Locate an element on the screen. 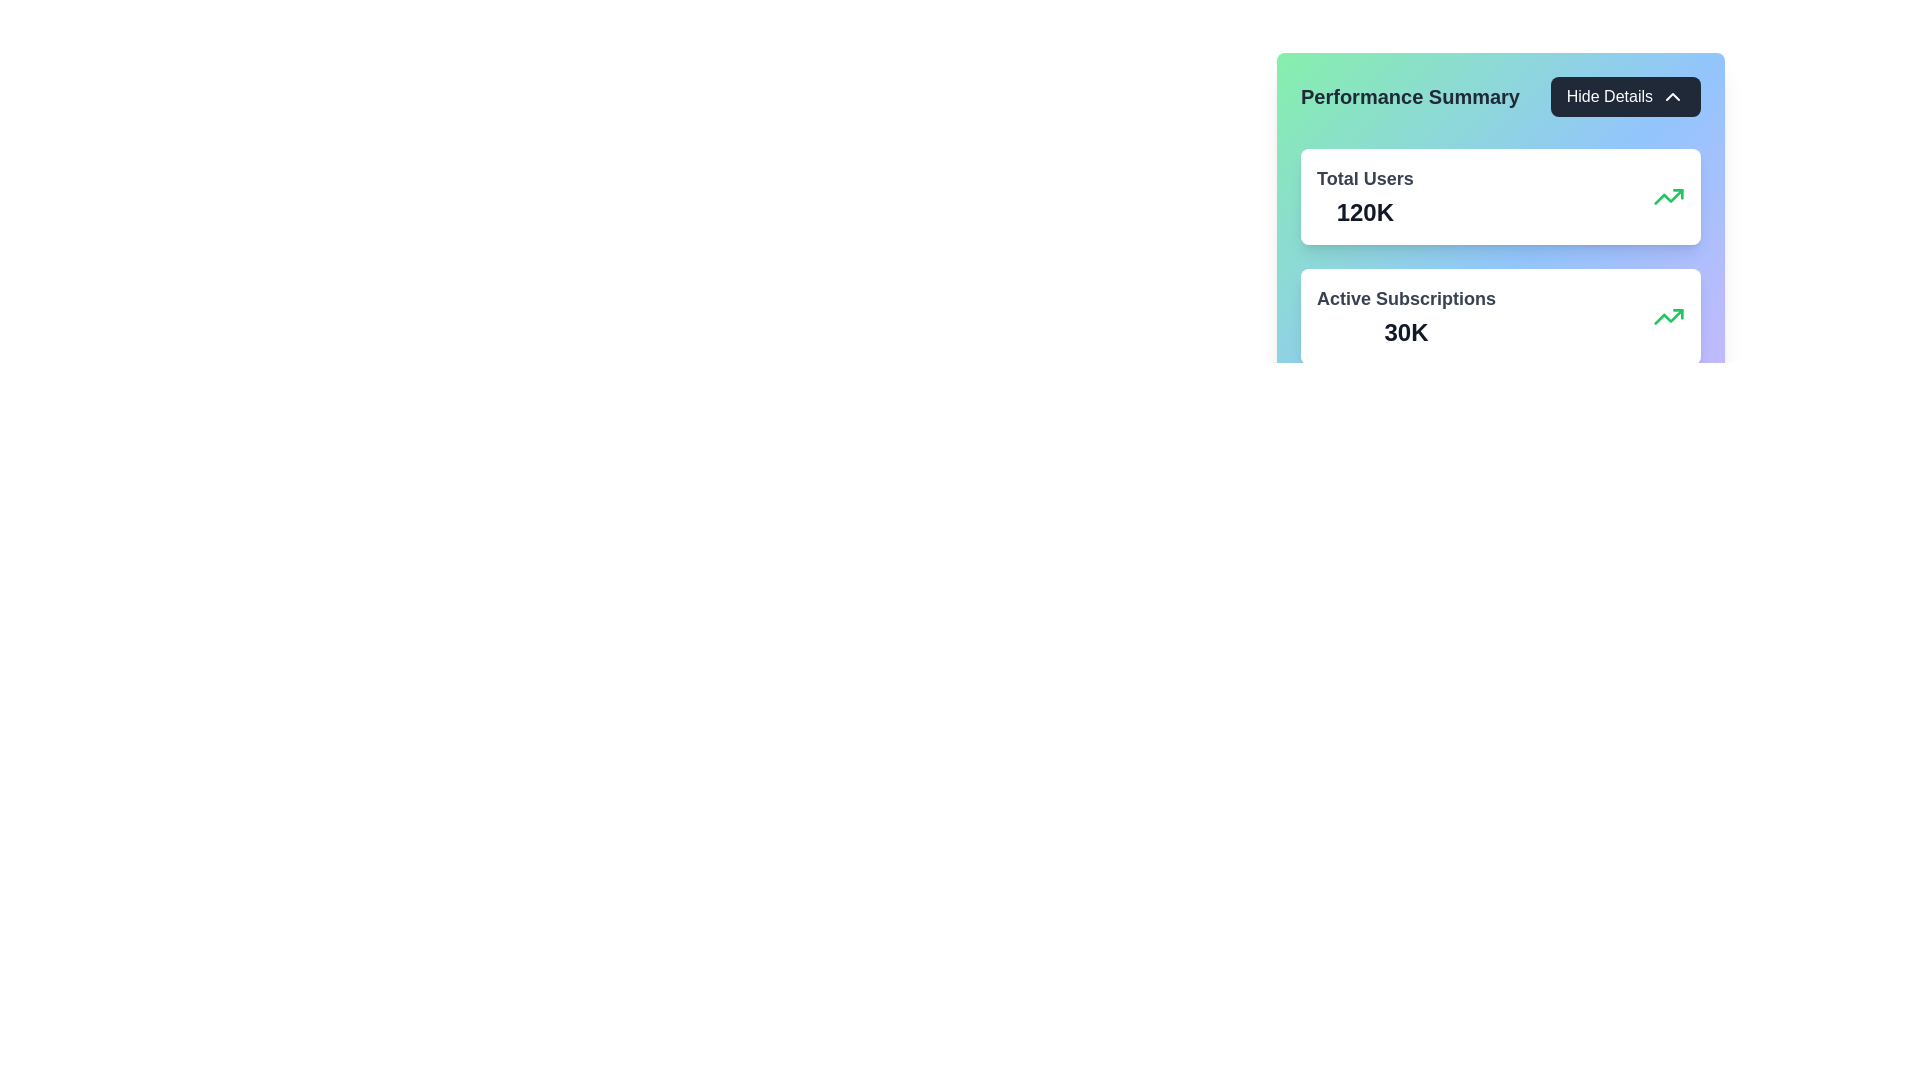 The height and width of the screenshot is (1080, 1920). the 'Total Users' summary metric in the first Information Card located below the 'Performance Summary' title and above the 'Active Subscriptions' box is located at coordinates (1501, 196).